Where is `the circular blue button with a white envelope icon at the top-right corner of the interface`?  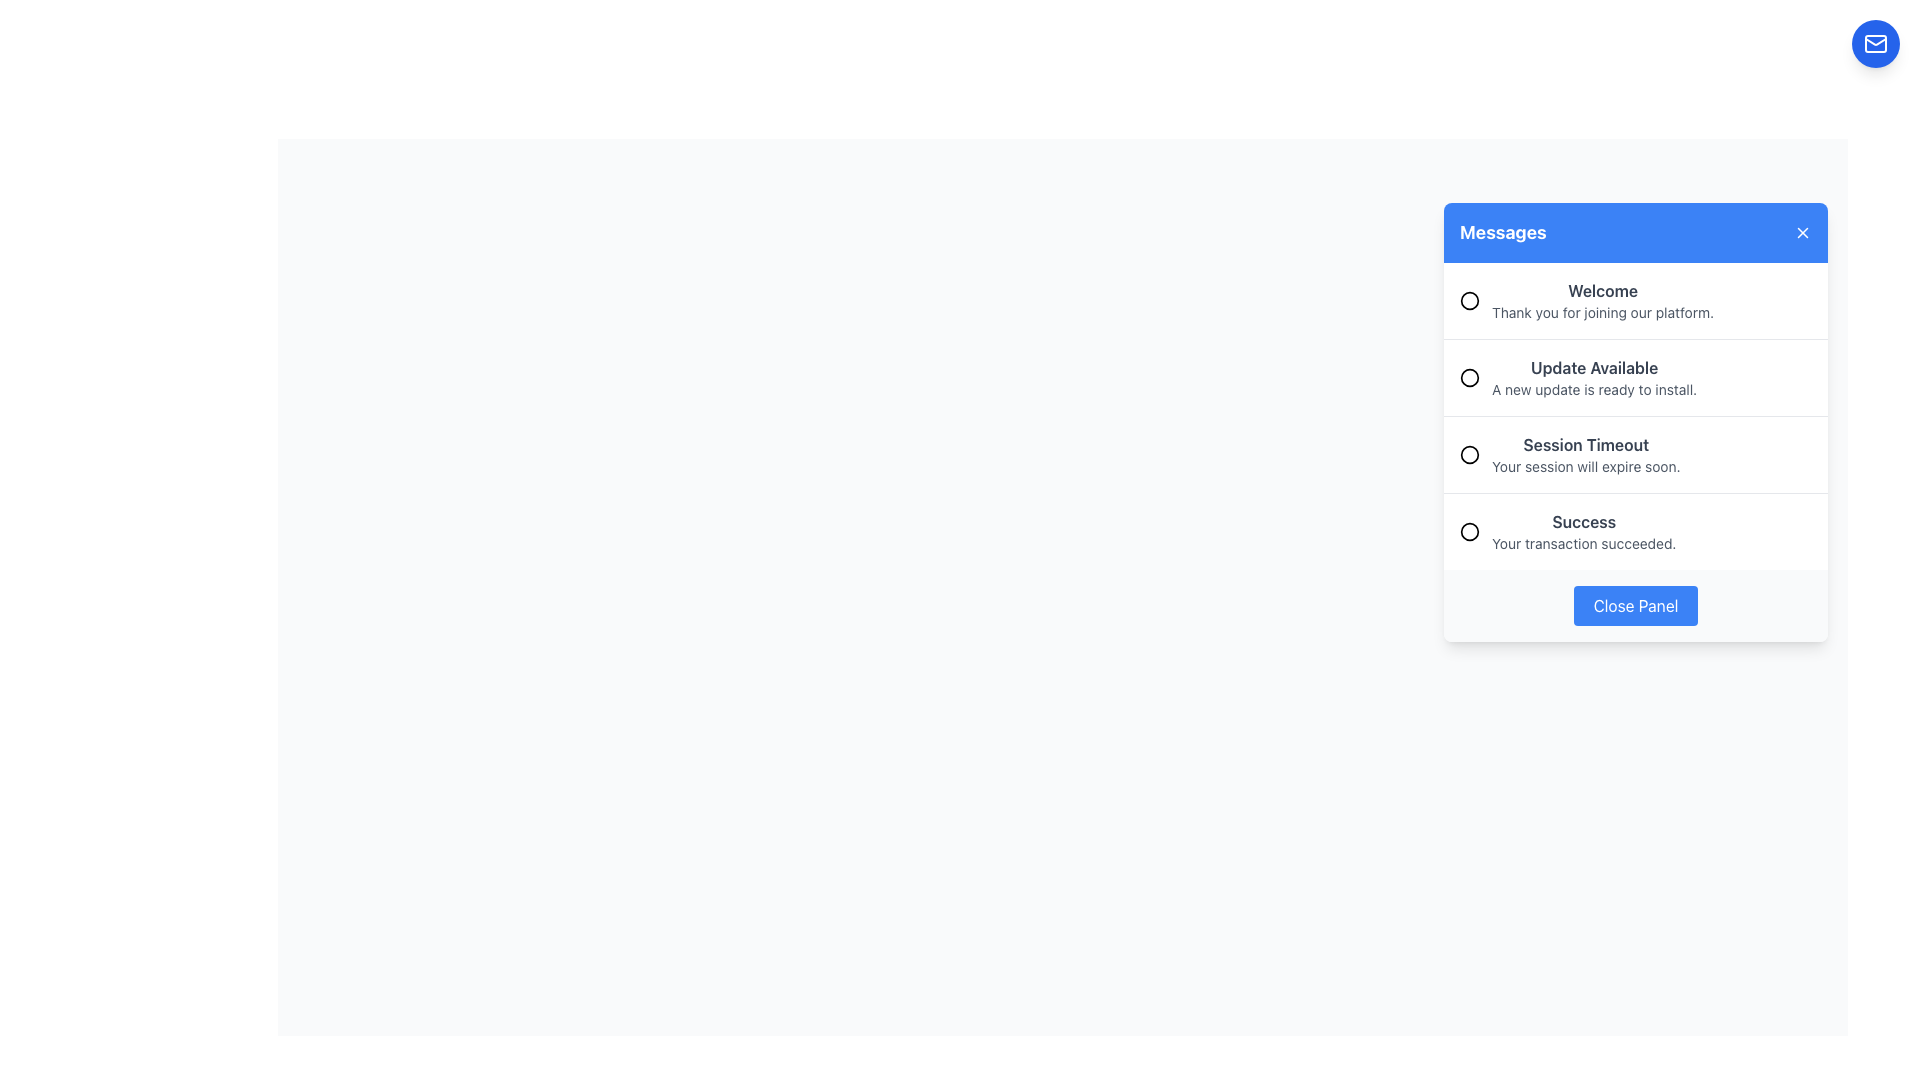
the circular blue button with a white envelope icon at the top-right corner of the interface is located at coordinates (1875, 43).